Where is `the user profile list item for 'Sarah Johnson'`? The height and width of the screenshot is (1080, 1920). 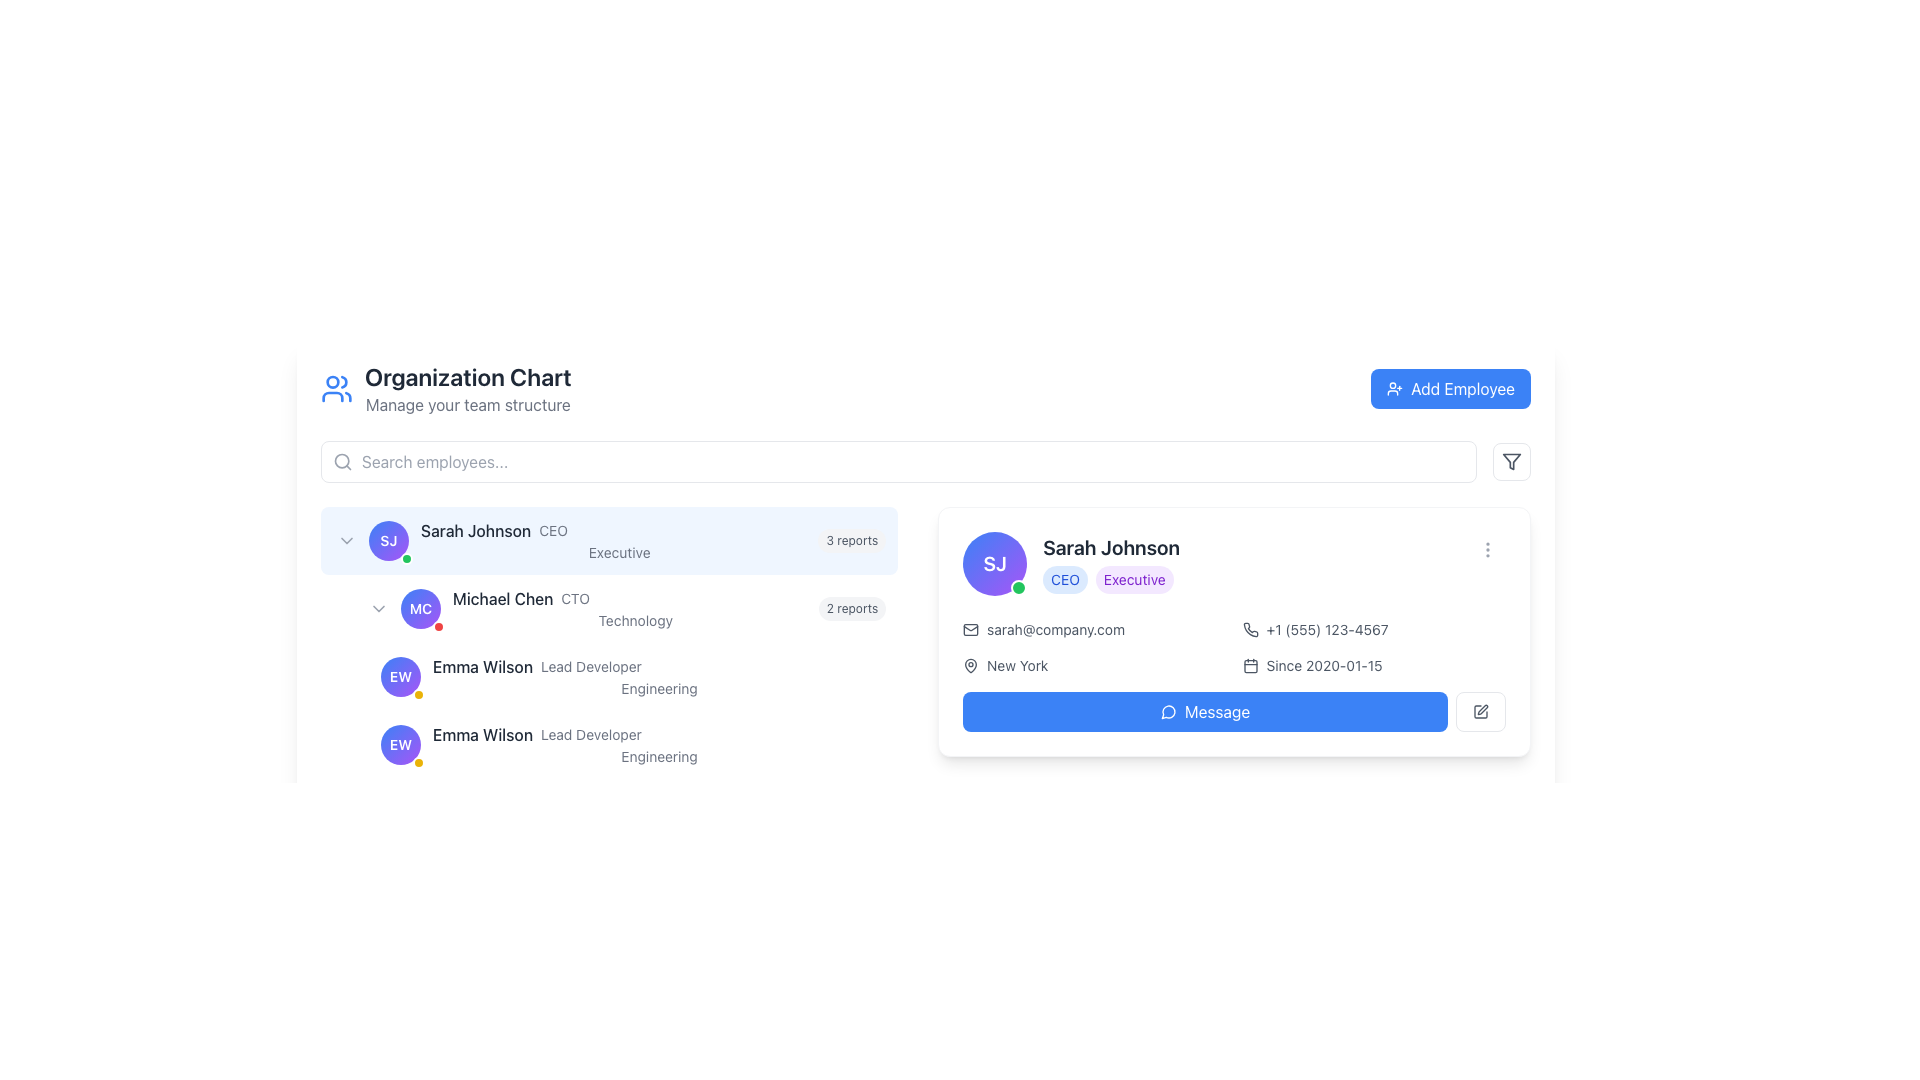 the user profile list item for 'Sarah Johnson' is located at coordinates (608, 540).